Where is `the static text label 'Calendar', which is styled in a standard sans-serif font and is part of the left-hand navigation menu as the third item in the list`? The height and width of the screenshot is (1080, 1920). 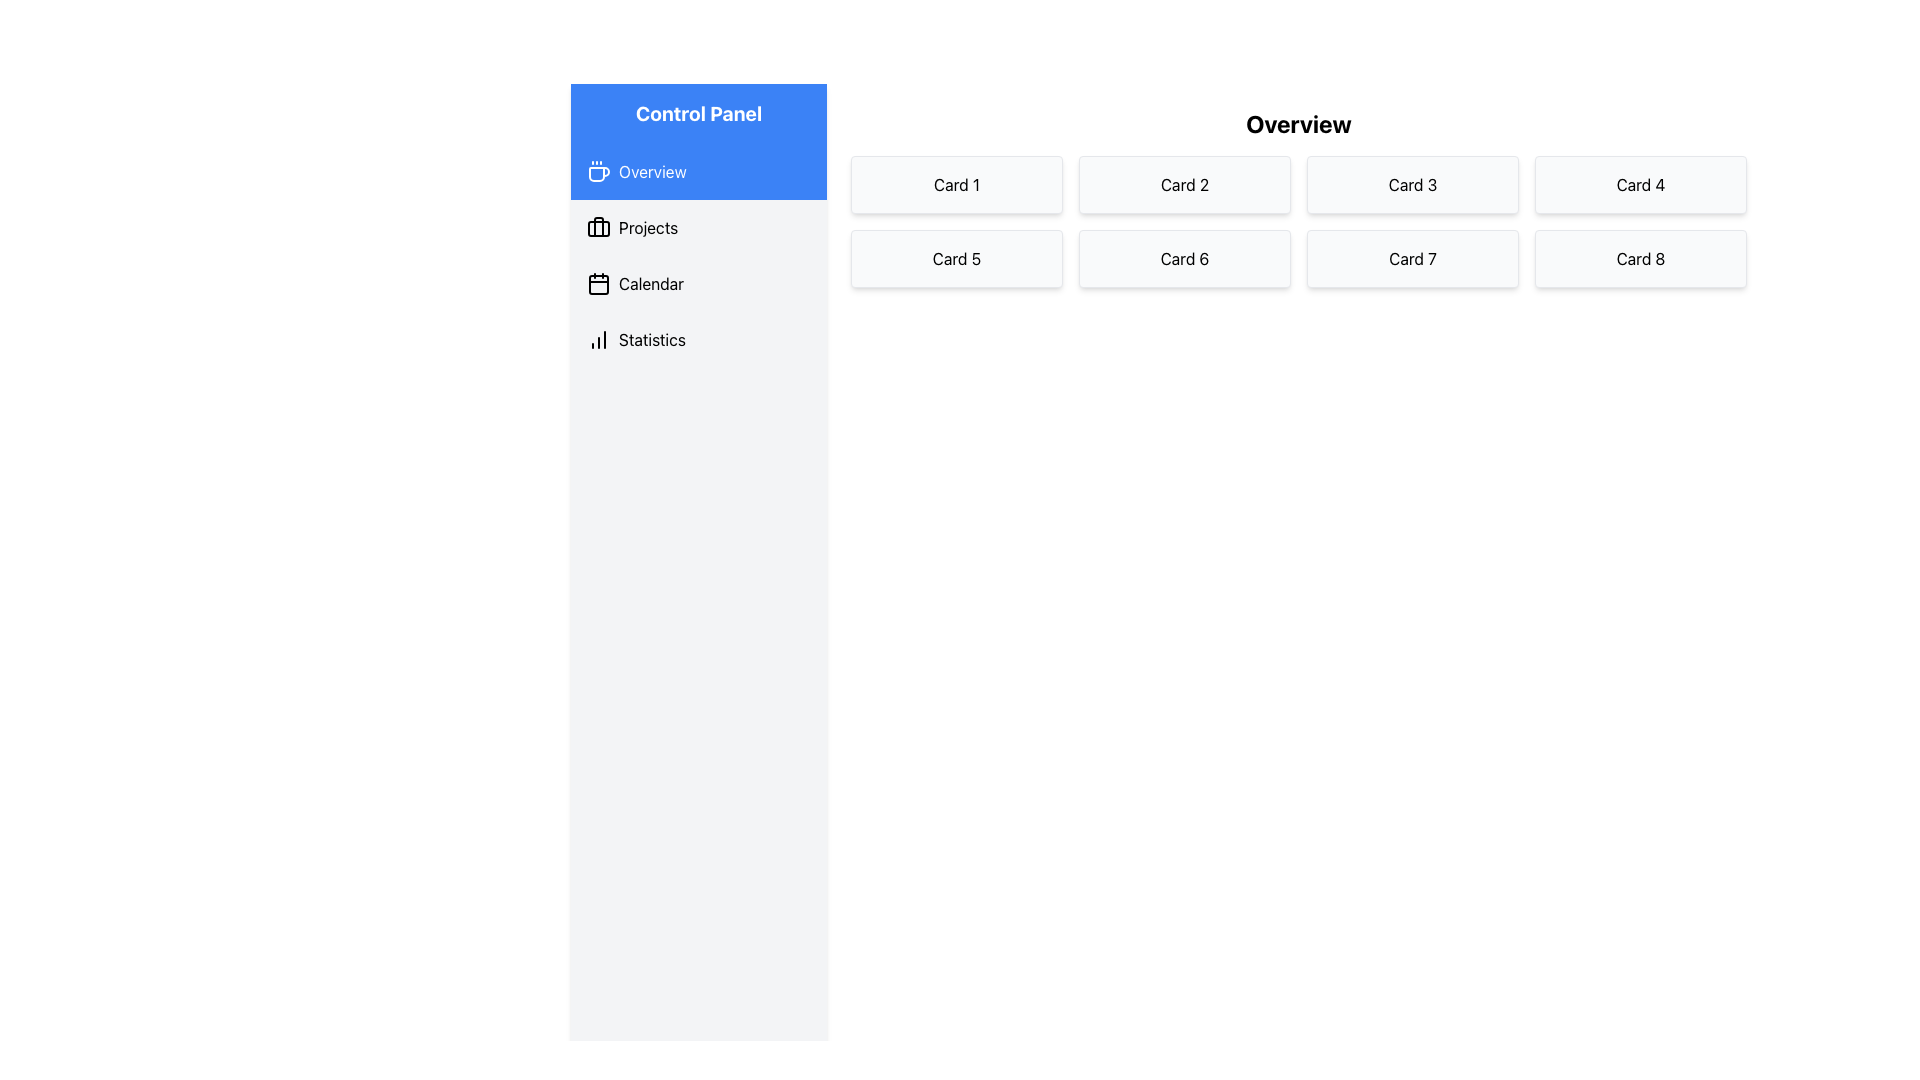
the static text label 'Calendar', which is styled in a standard sans-serif font and is part of the left-hand navigation menu as the third item in the list is located at coordinates (651, 284).